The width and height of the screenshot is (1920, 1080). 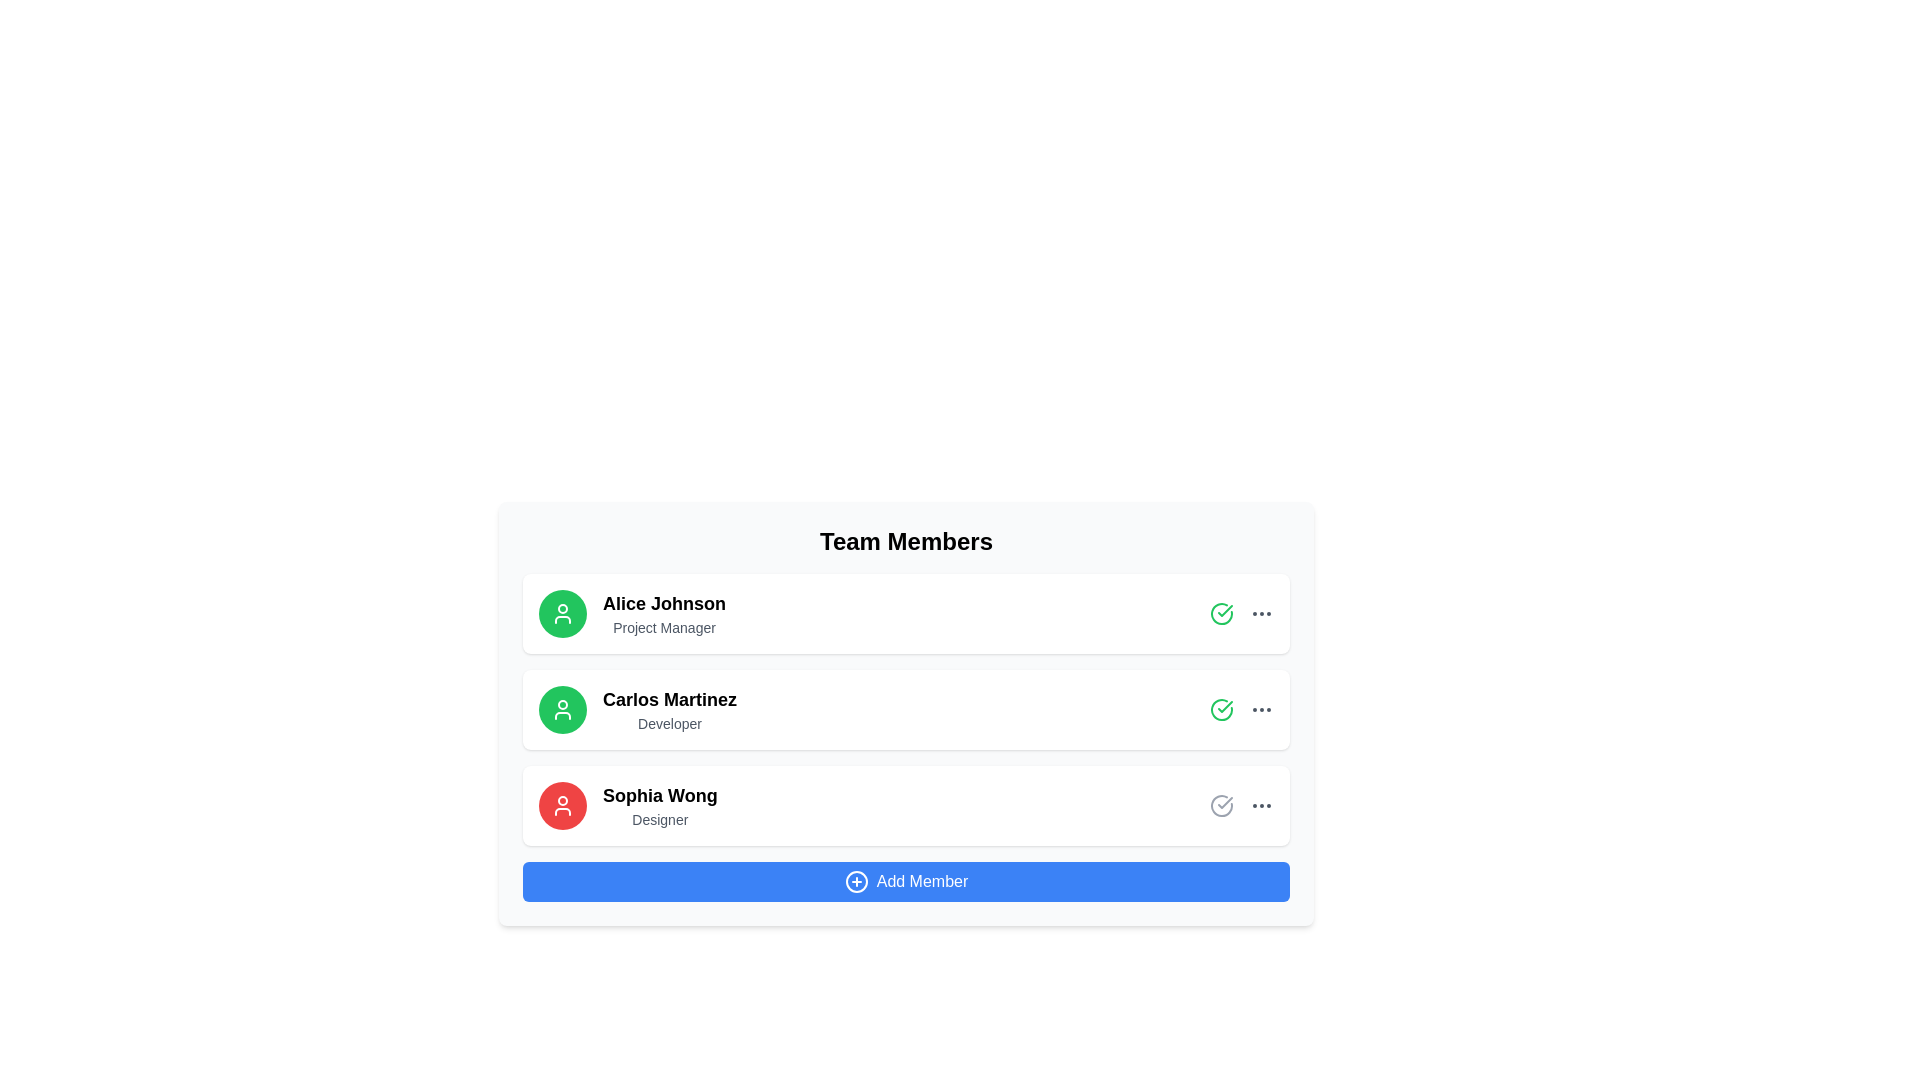 I want to click on the Icon Display representing the user profile of Sophia Wong, located at the leftmost side of her designer card, so click(x=561, y=805).